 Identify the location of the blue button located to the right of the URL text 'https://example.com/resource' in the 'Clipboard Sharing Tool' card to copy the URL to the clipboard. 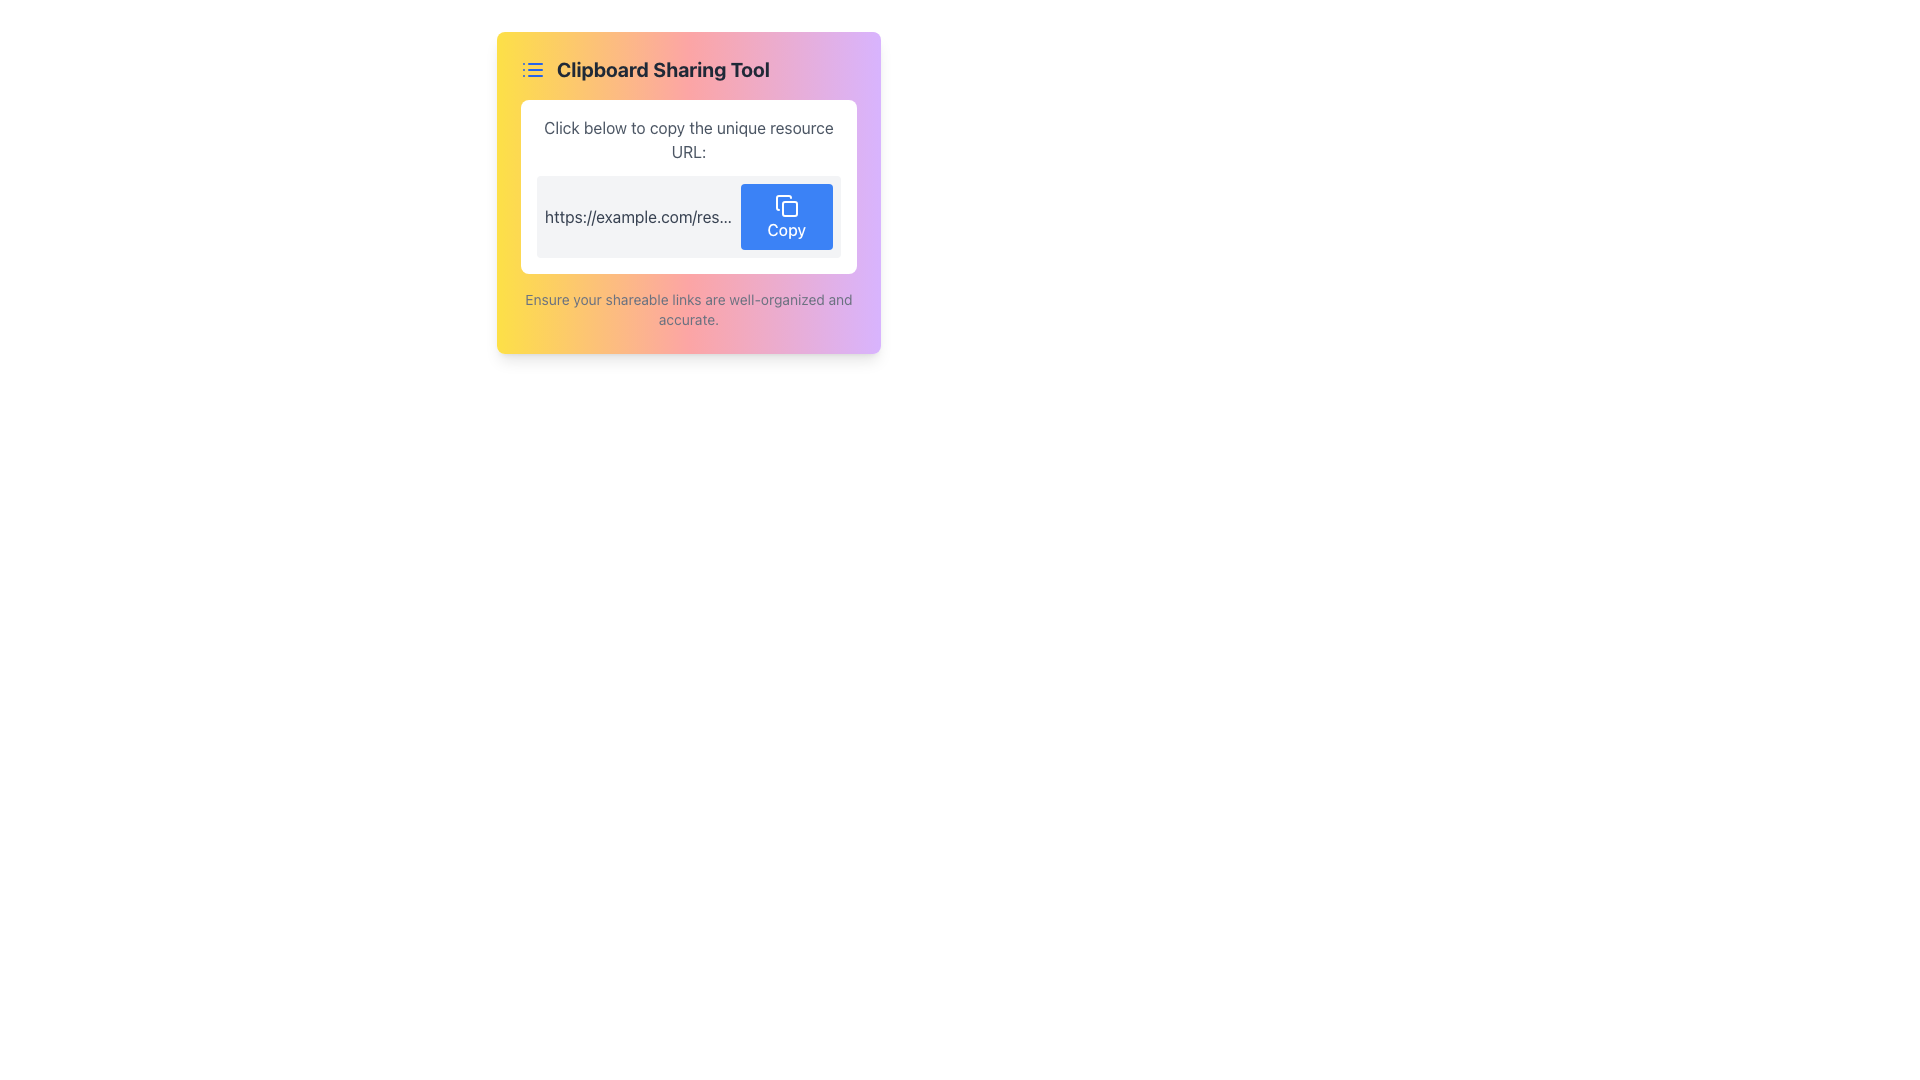
(785, 216).